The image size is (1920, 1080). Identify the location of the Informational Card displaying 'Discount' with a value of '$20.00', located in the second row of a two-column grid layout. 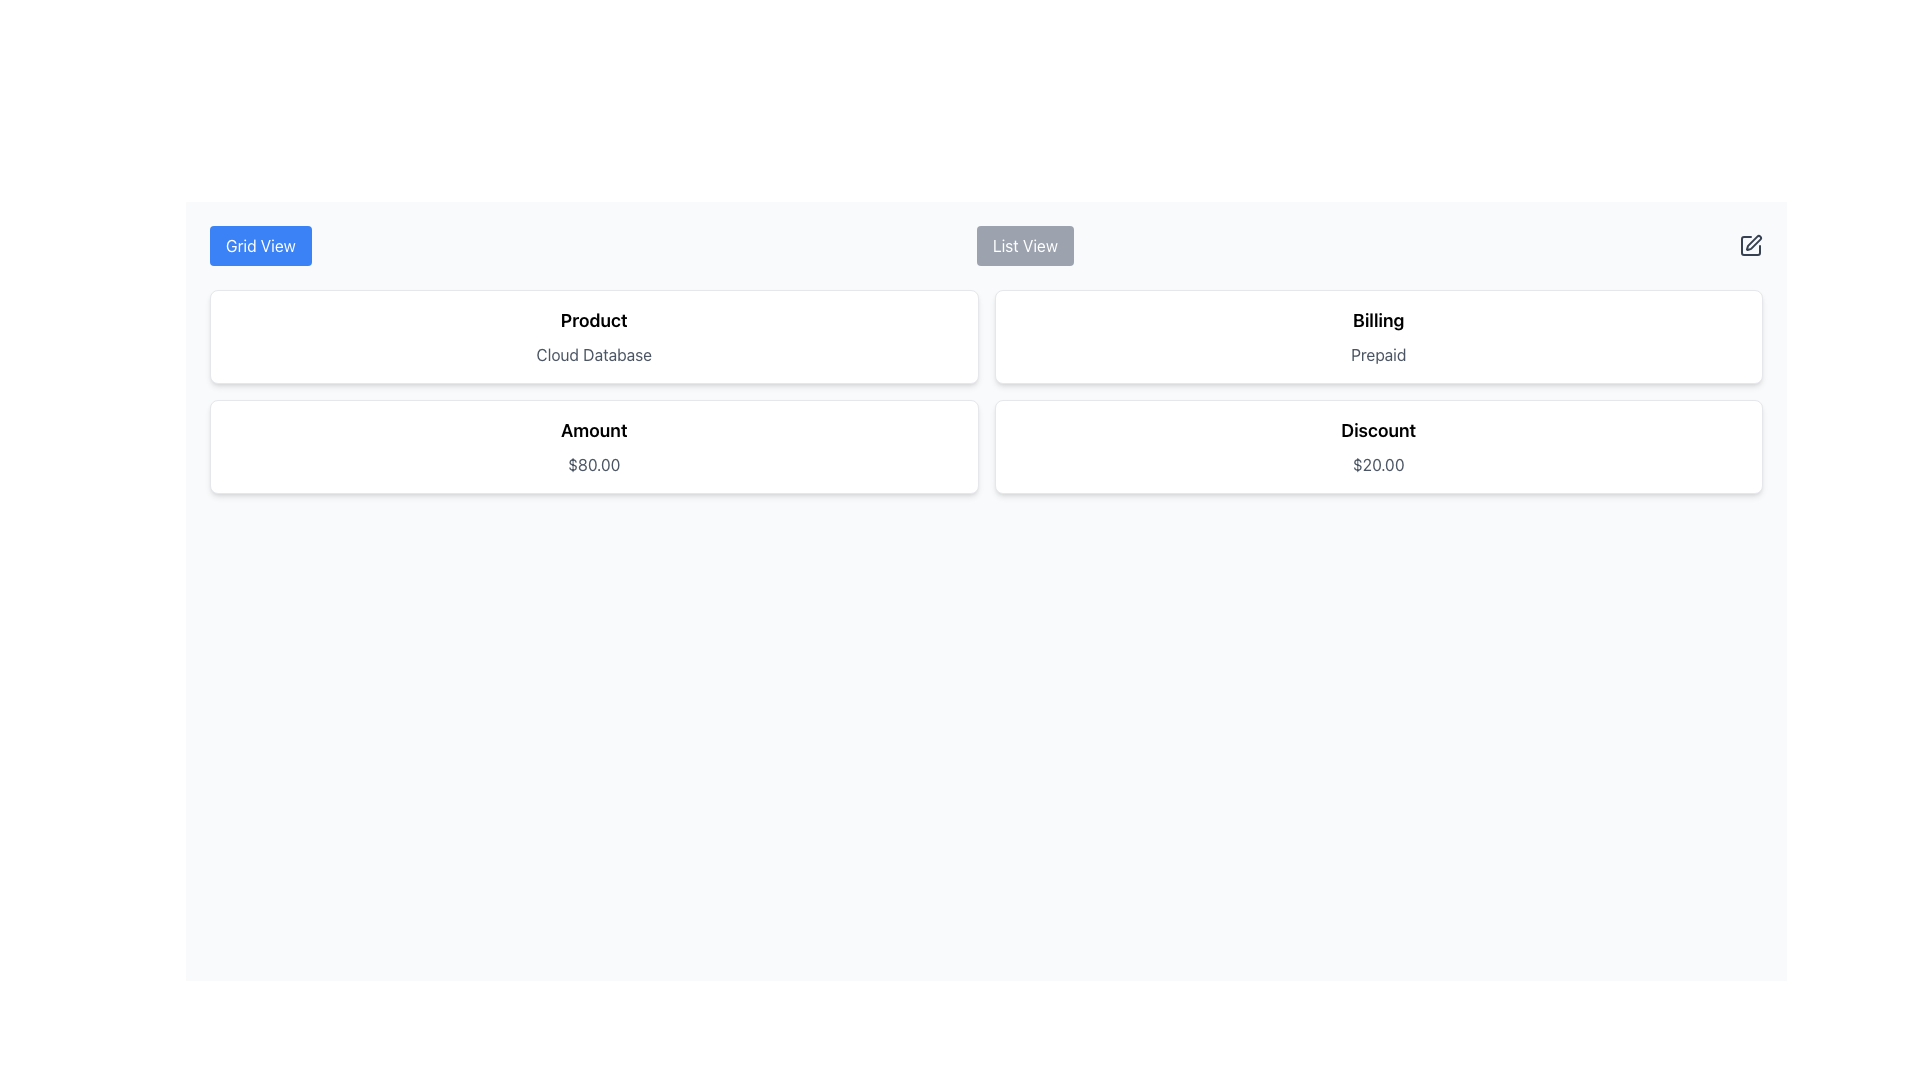
(1377, 446).